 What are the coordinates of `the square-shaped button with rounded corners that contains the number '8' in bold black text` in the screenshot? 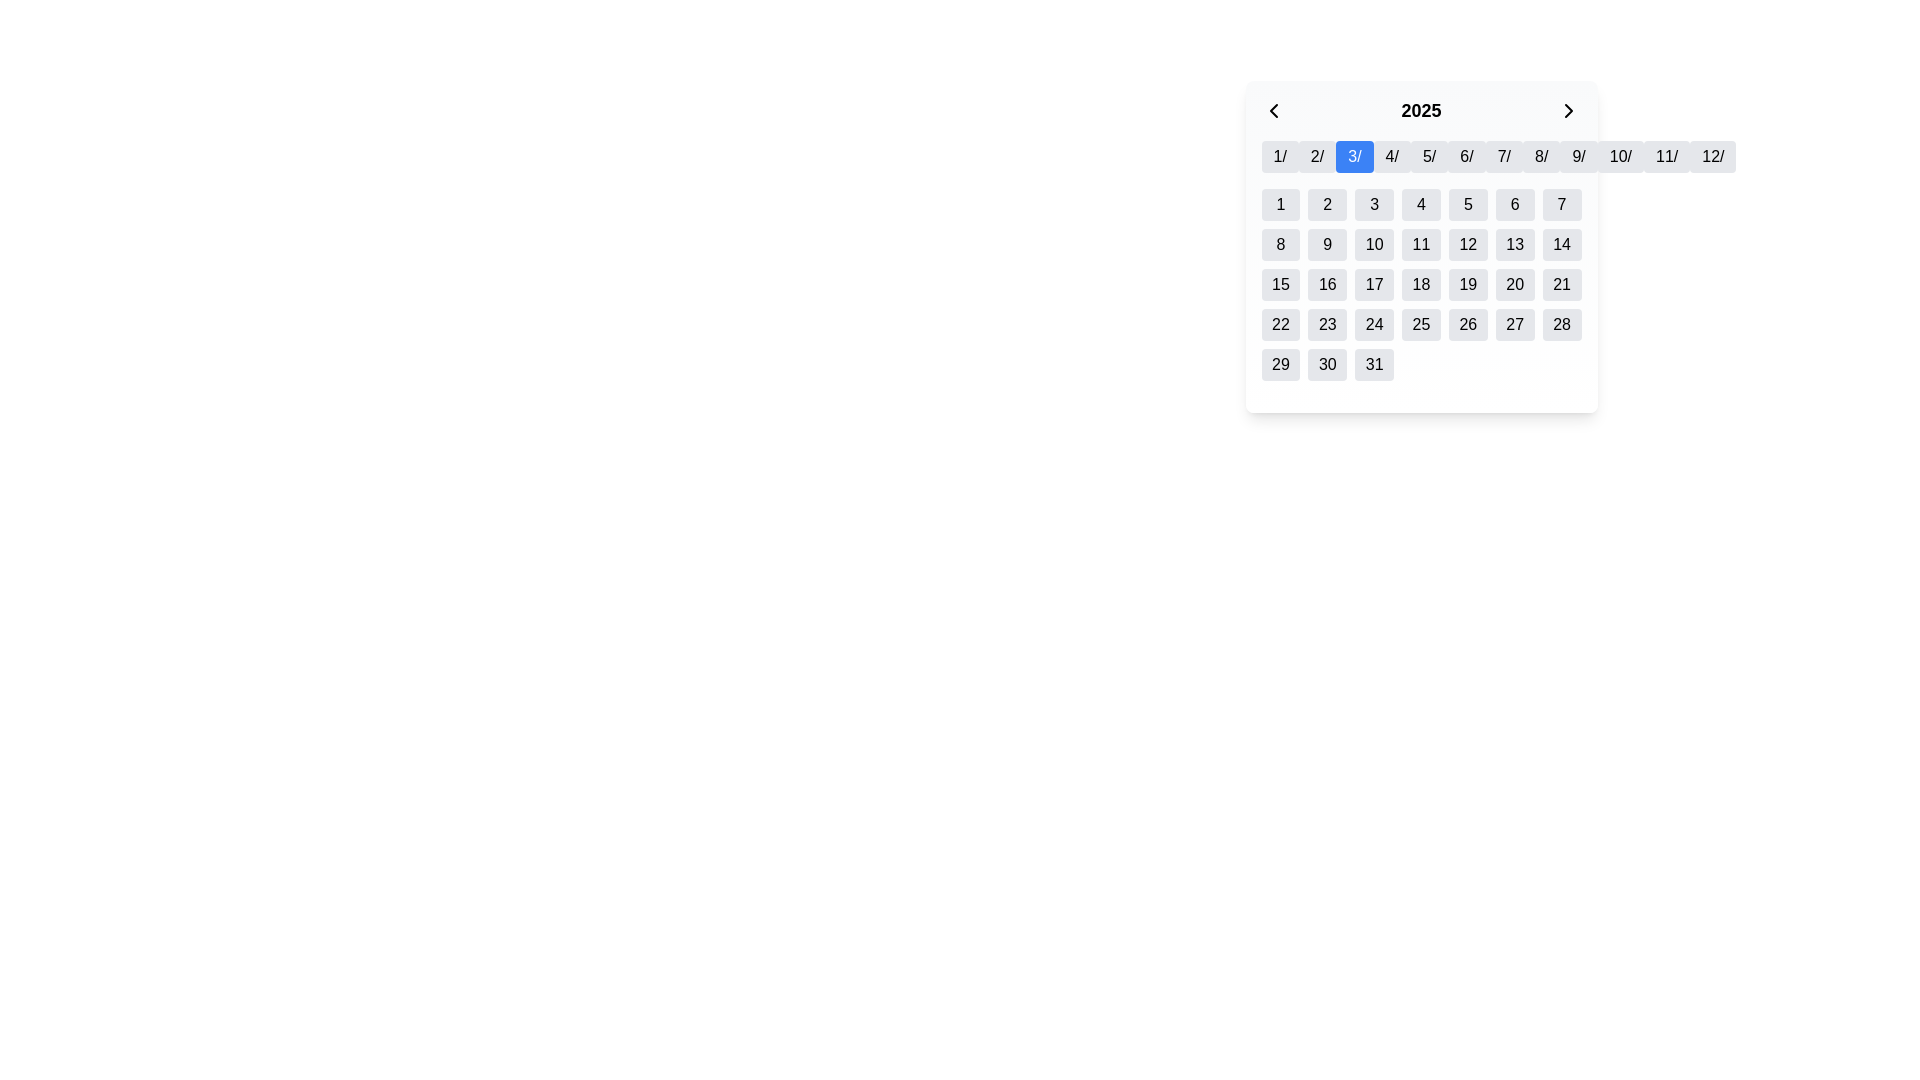 It's located at (1280, 244).